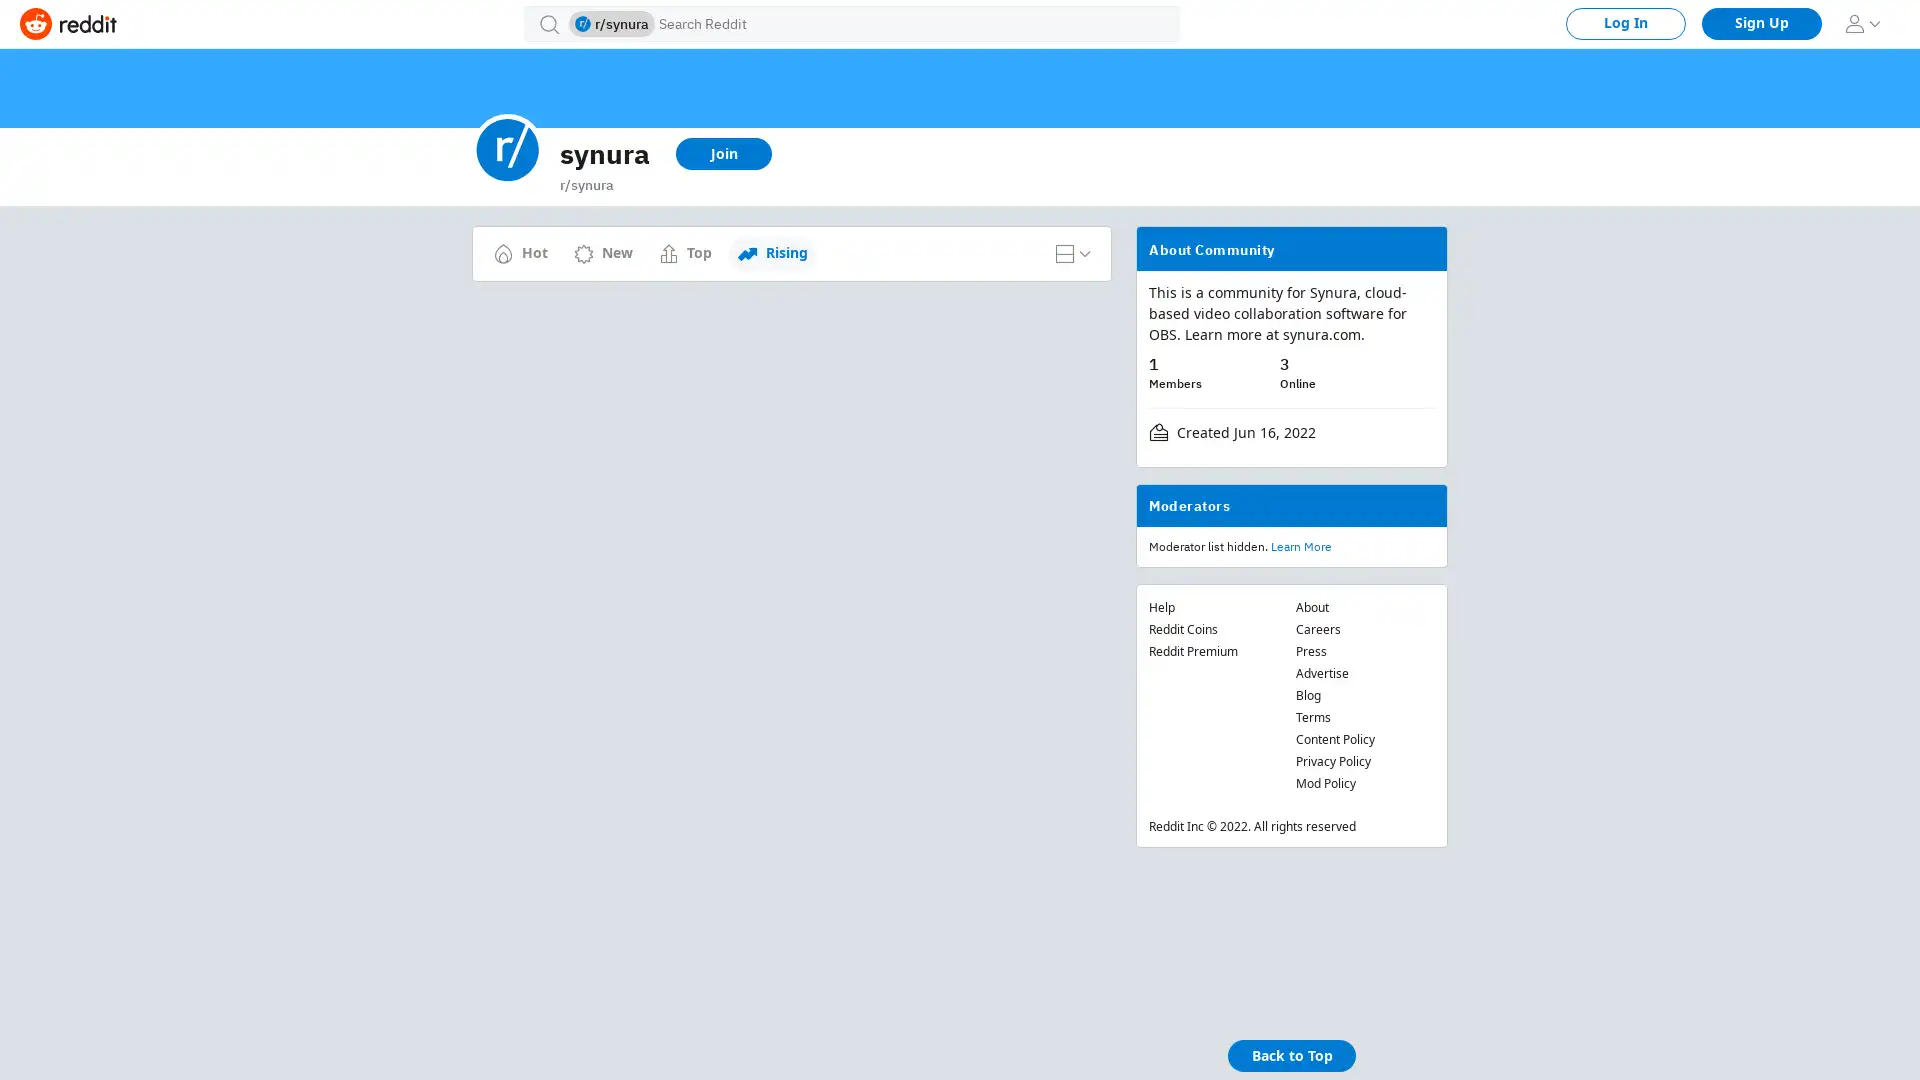  What do you see at coordinates (1291, 1055) in the screenshot?
I see `Back to Top` at bounding box center [1291, 1055].